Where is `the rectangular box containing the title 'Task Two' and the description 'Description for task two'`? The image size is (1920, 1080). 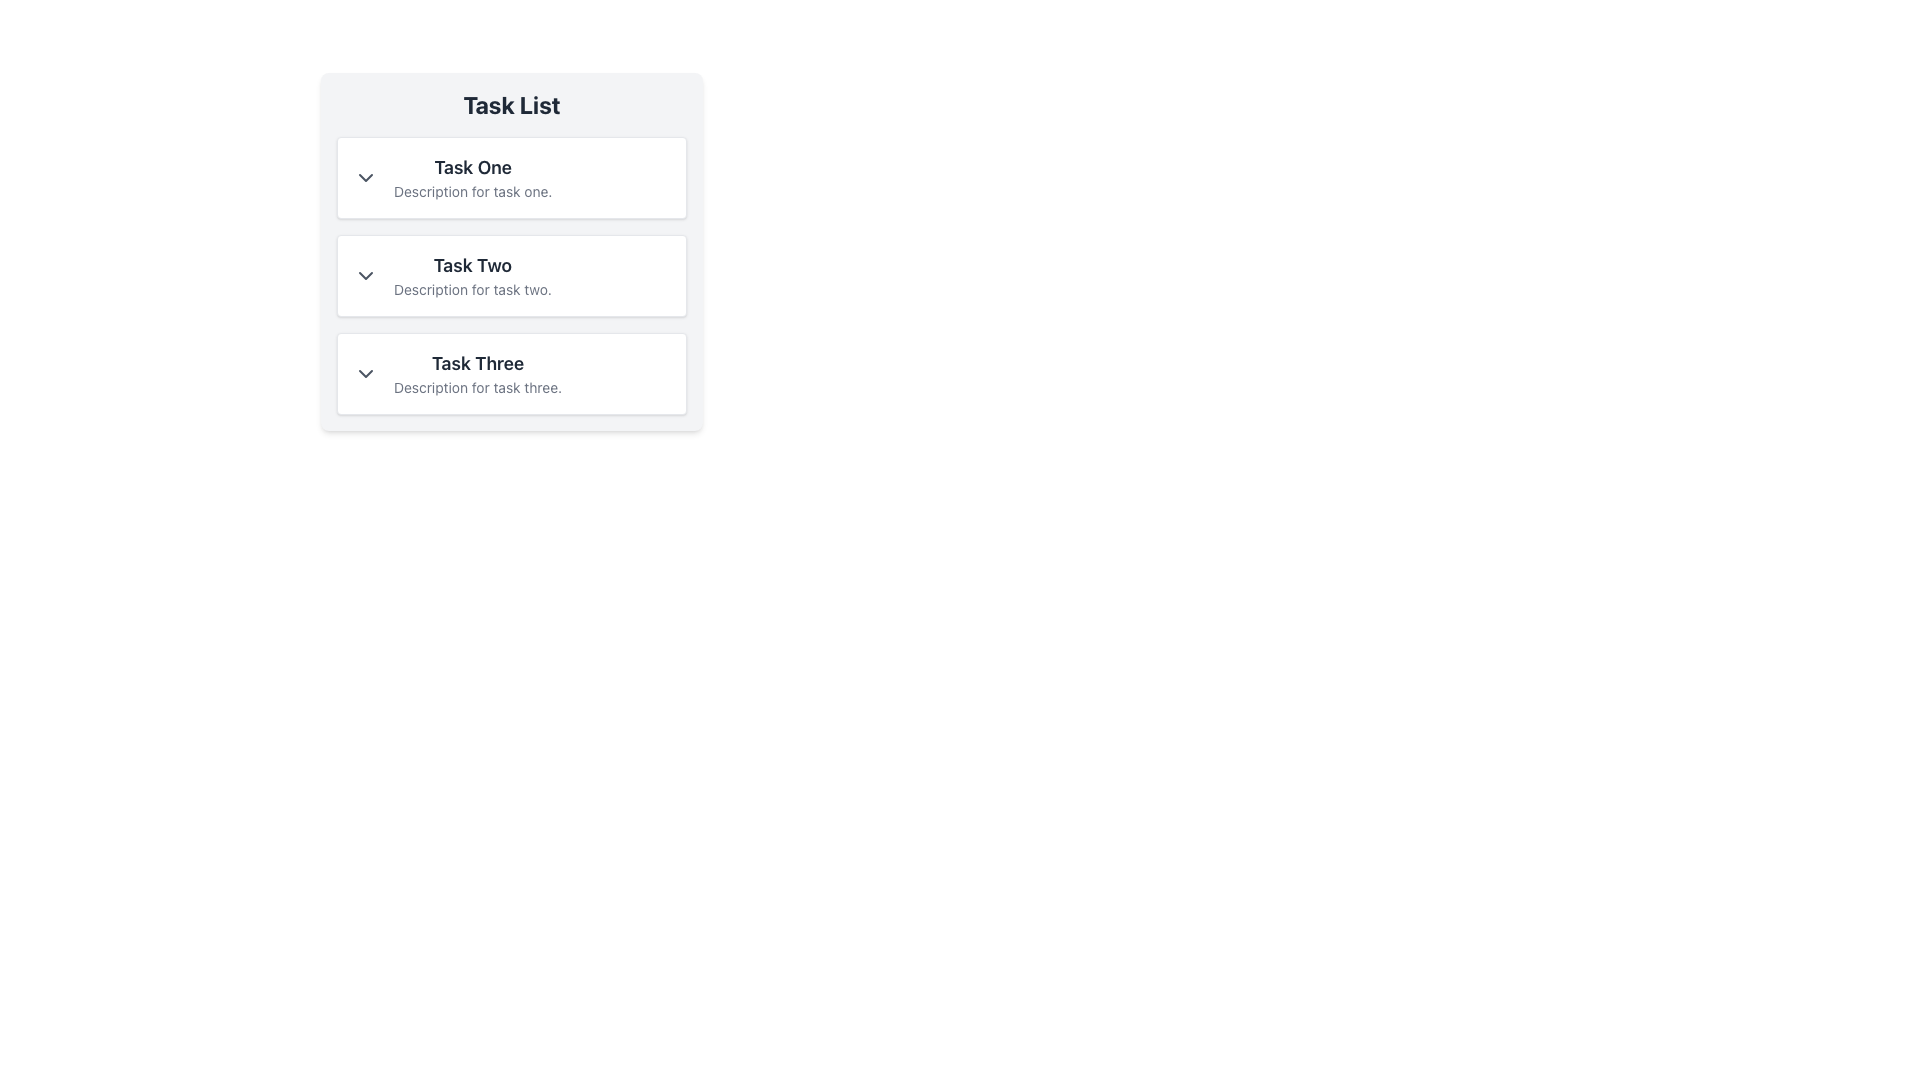 the rectangular box containing the title 'Task Two' and the description 'Description for task two' is located at coordinates (512, 250).